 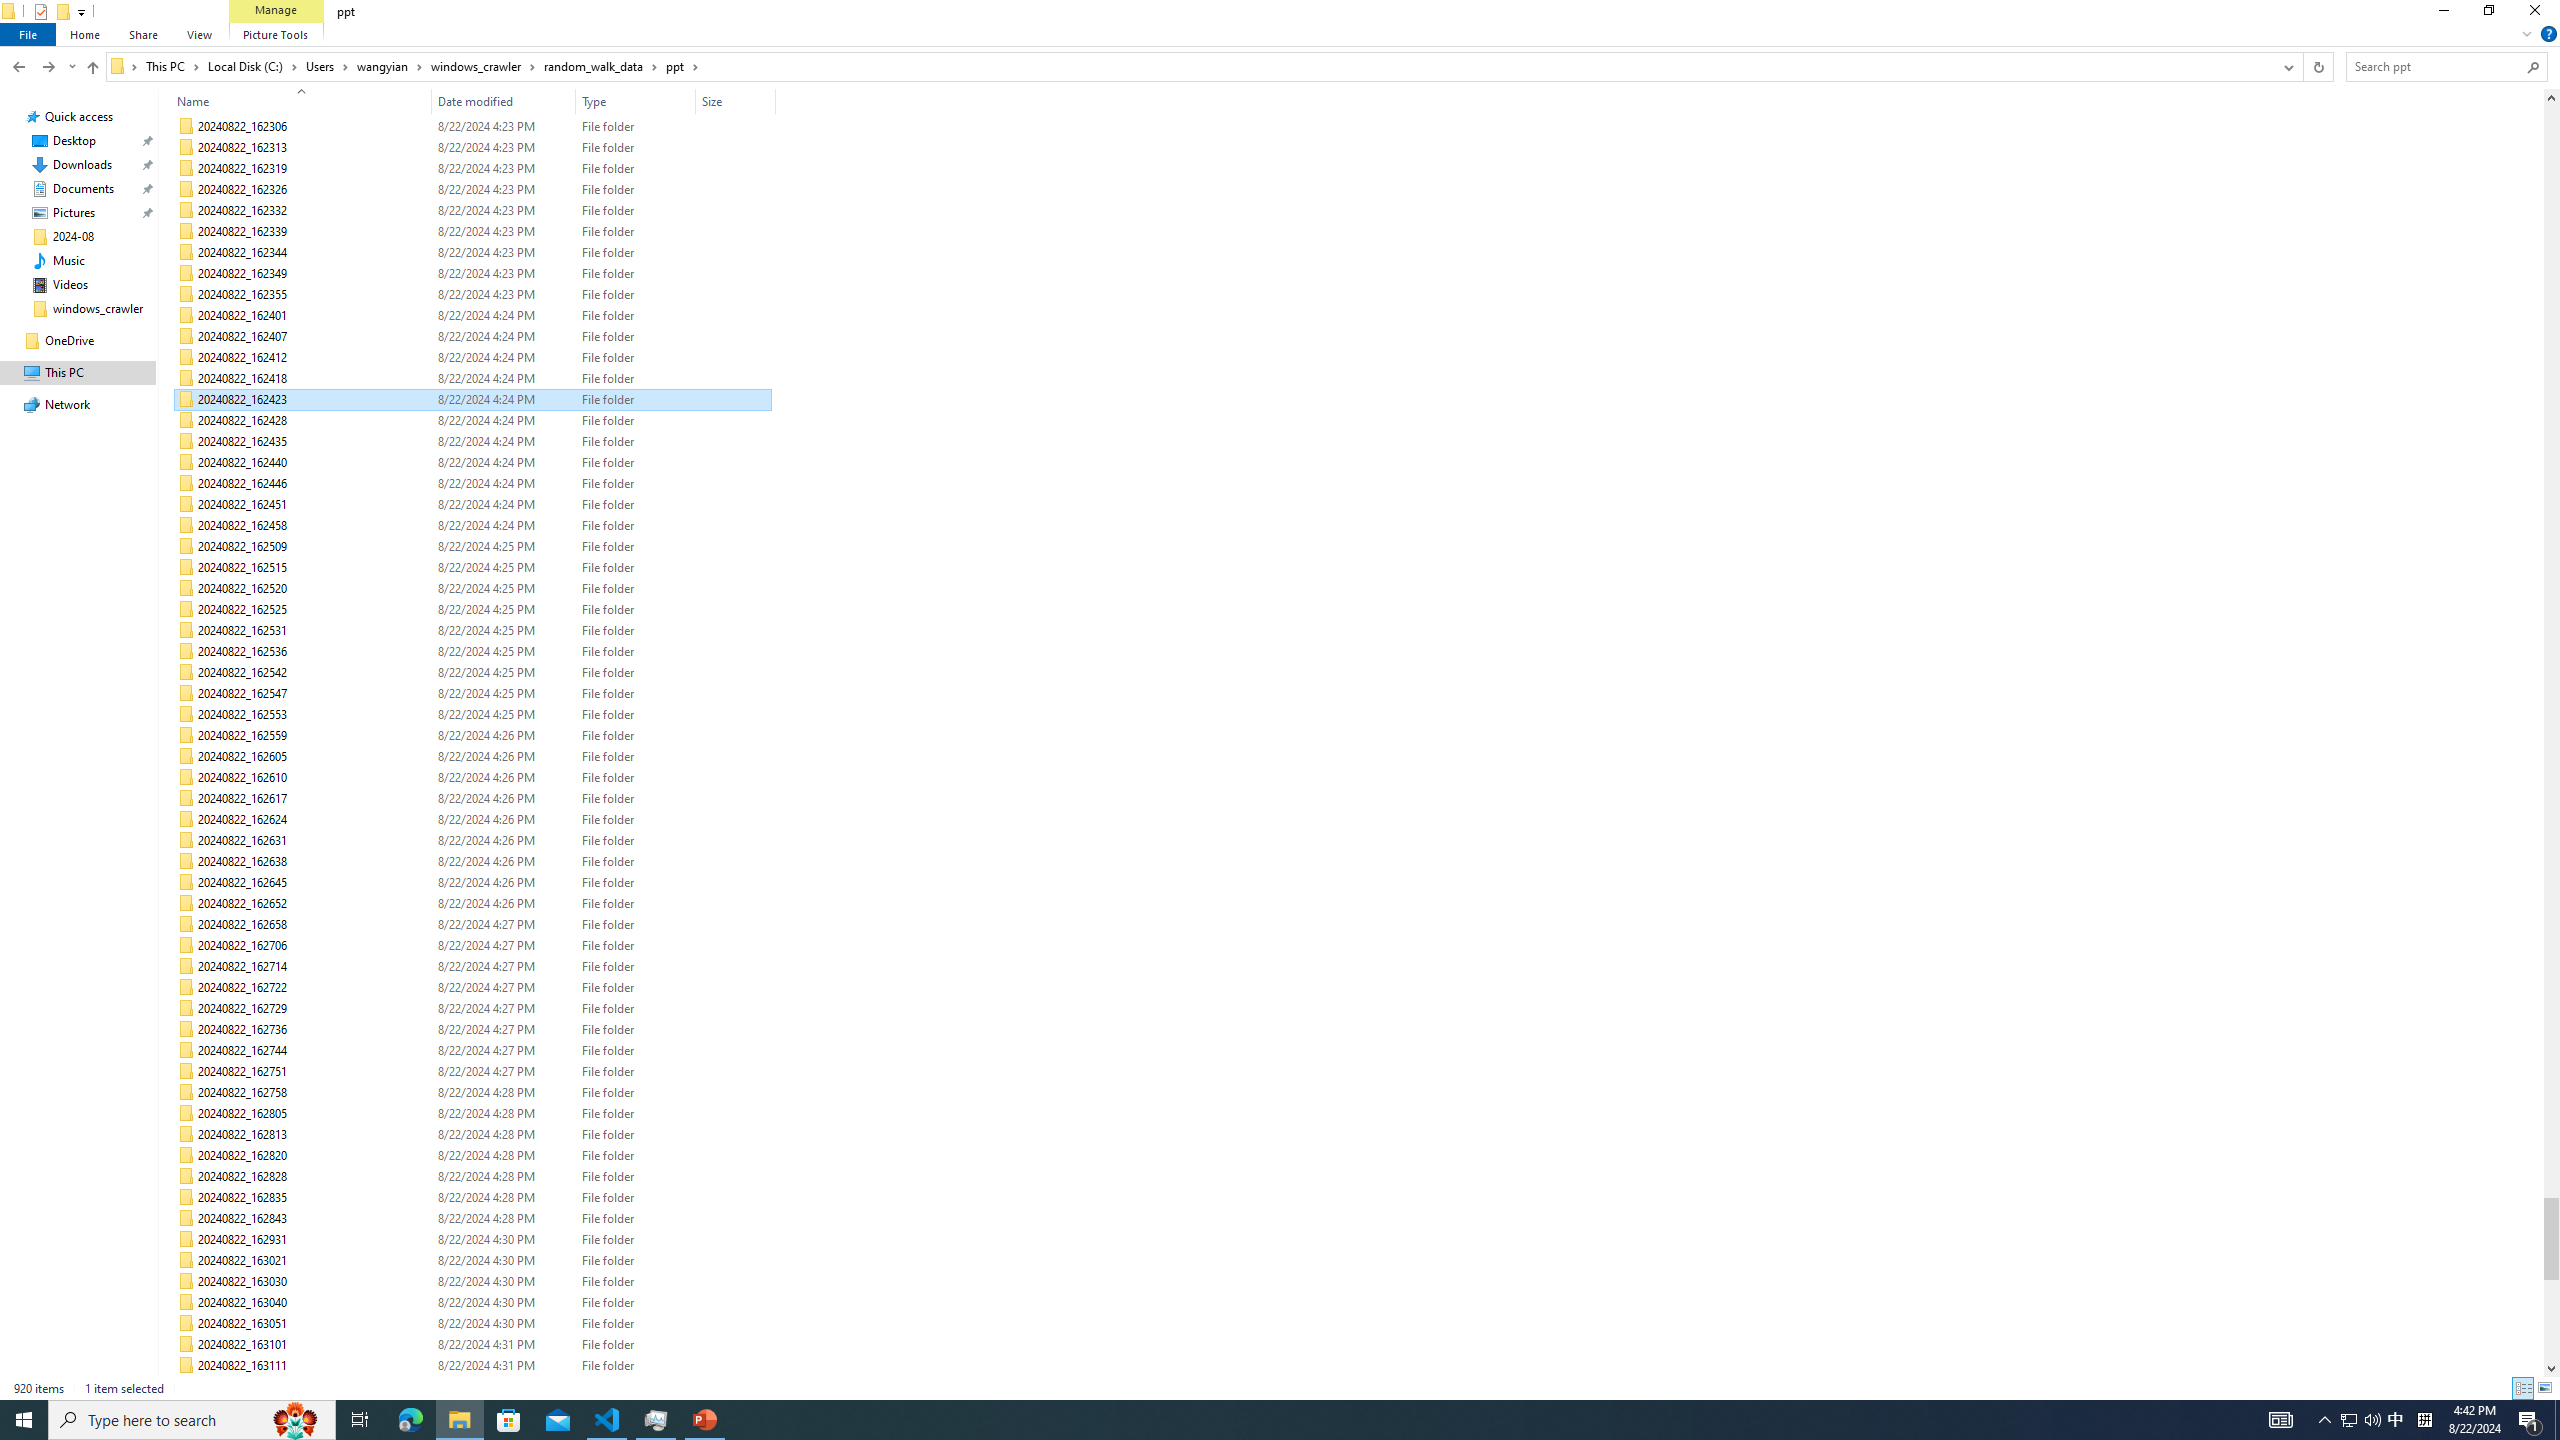 I want to click on 'Refresh "ppt" (F5)', so click(x=2318, y=65).